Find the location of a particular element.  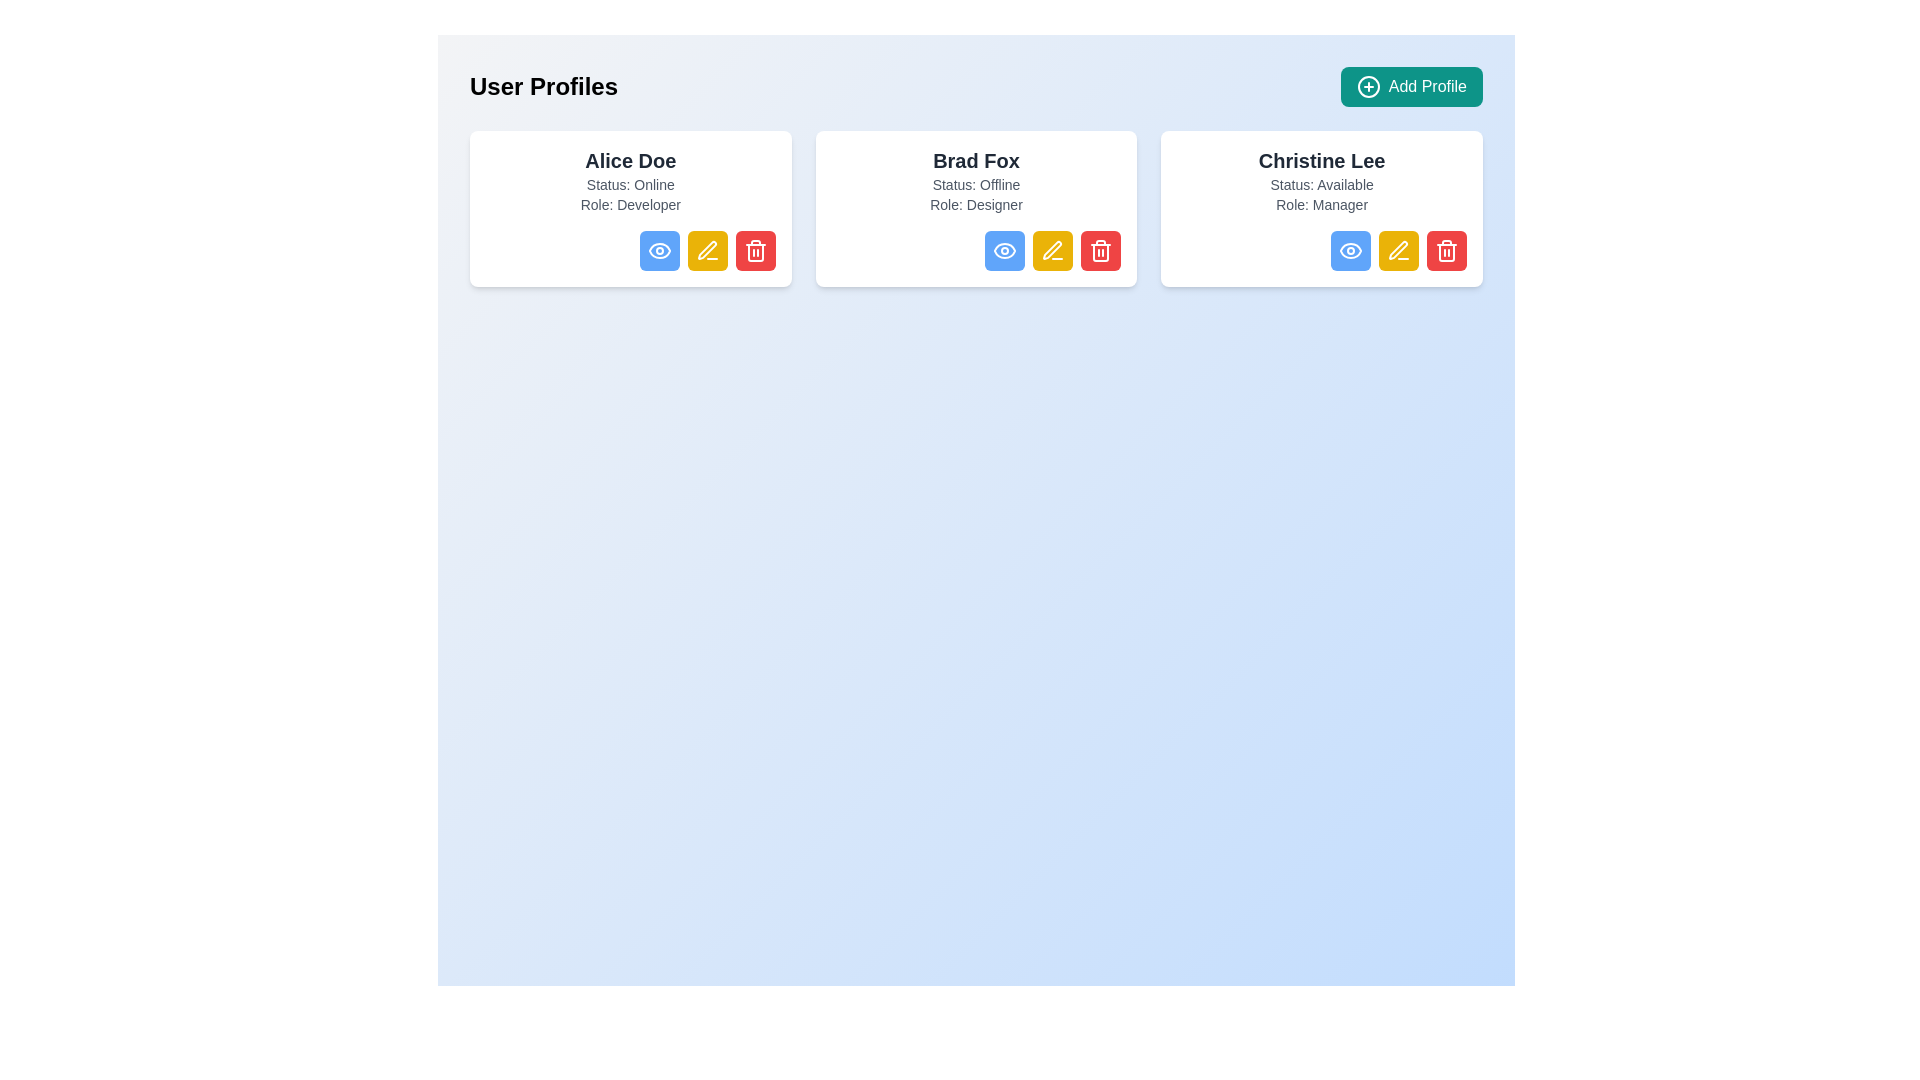

the red button with a trash icon inside it, which is the third button in a row within a card labeled 'Brad Fox' is located at coordinates (1100, 249).